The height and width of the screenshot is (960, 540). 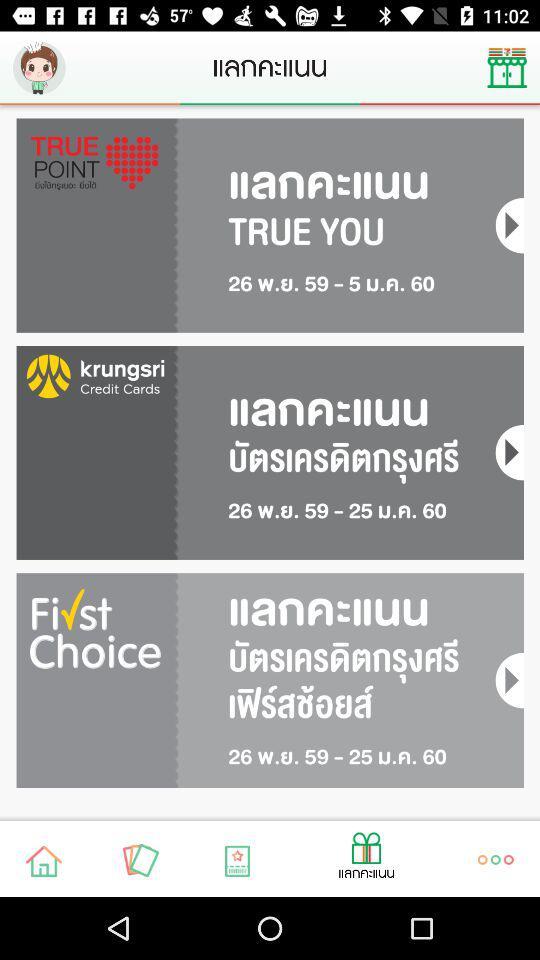 I want to click on home button at bottom left corner, so click(x=44, y=860).